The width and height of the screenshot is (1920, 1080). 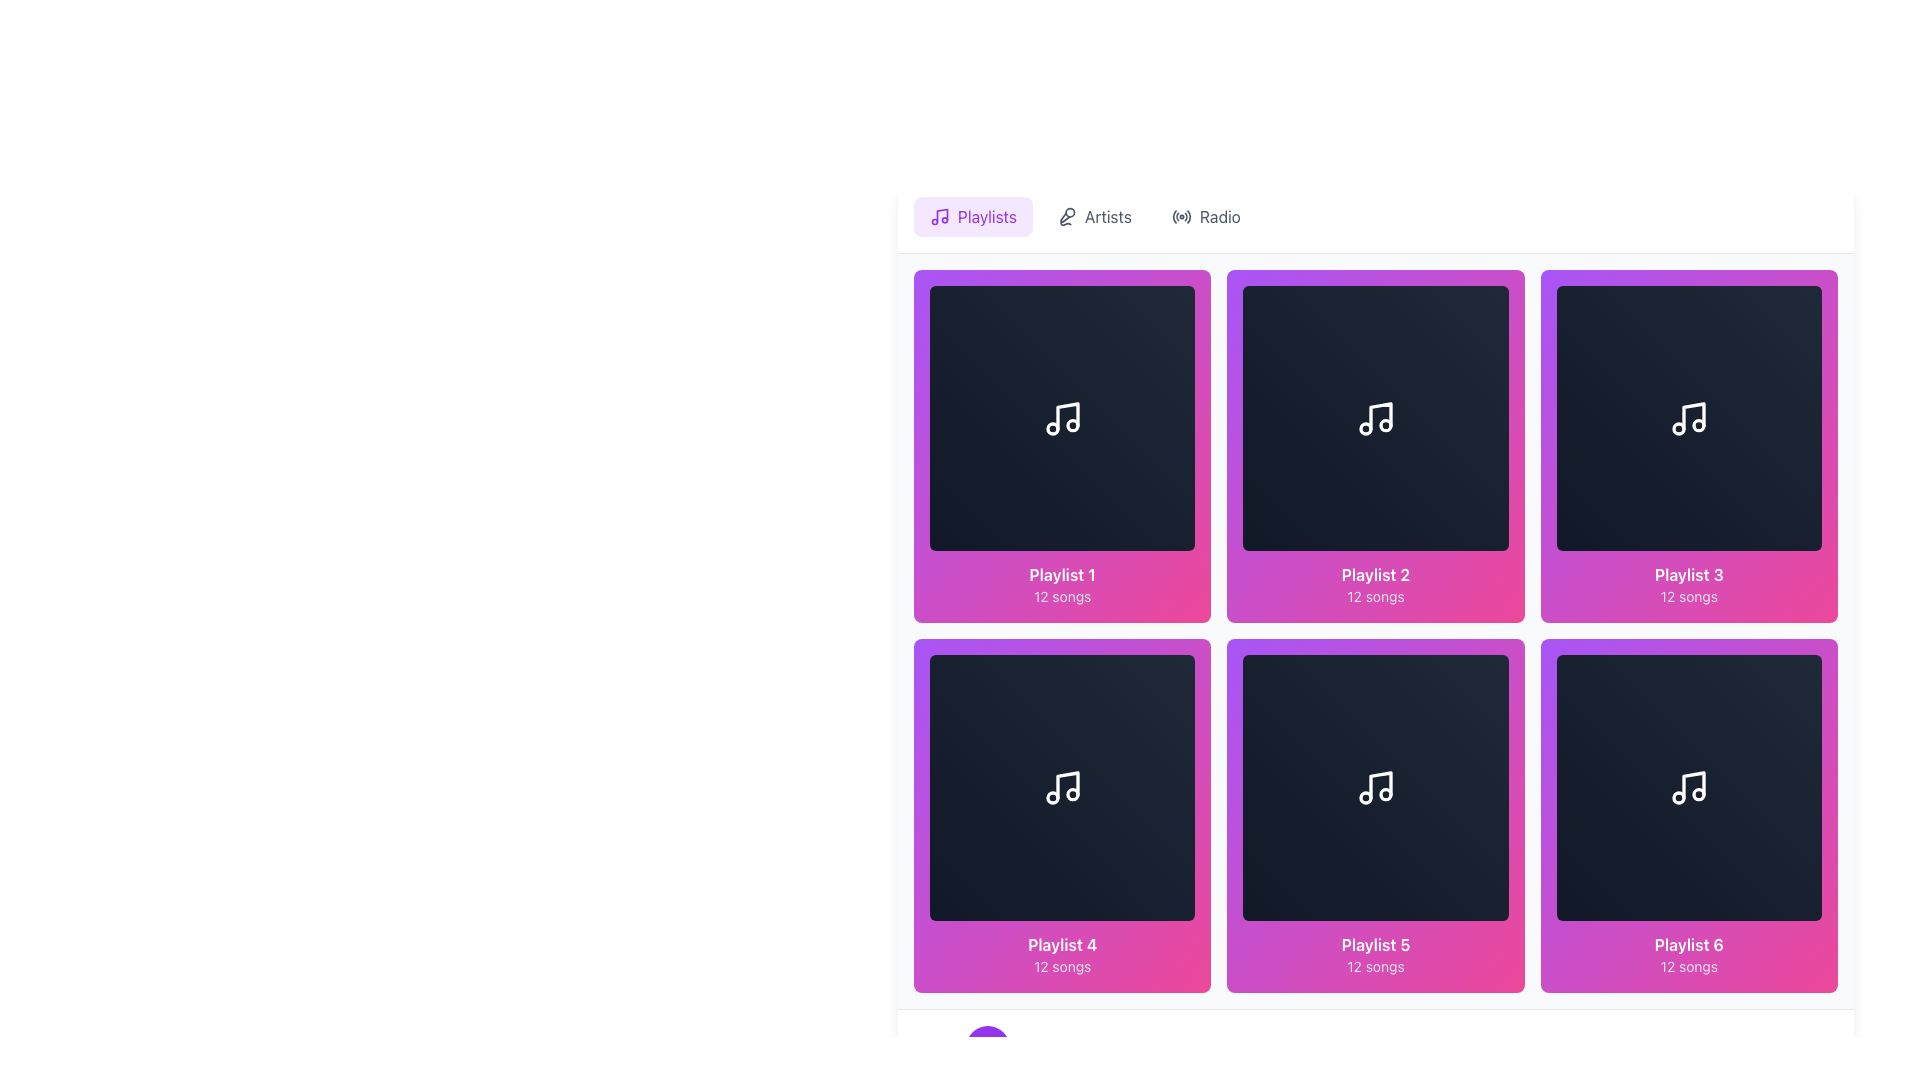 I want to click on the circular SVG component located in the top-right corner of the 'Playlist 3' card, which is part of the musical note icon, so click(x=1698, y=424).